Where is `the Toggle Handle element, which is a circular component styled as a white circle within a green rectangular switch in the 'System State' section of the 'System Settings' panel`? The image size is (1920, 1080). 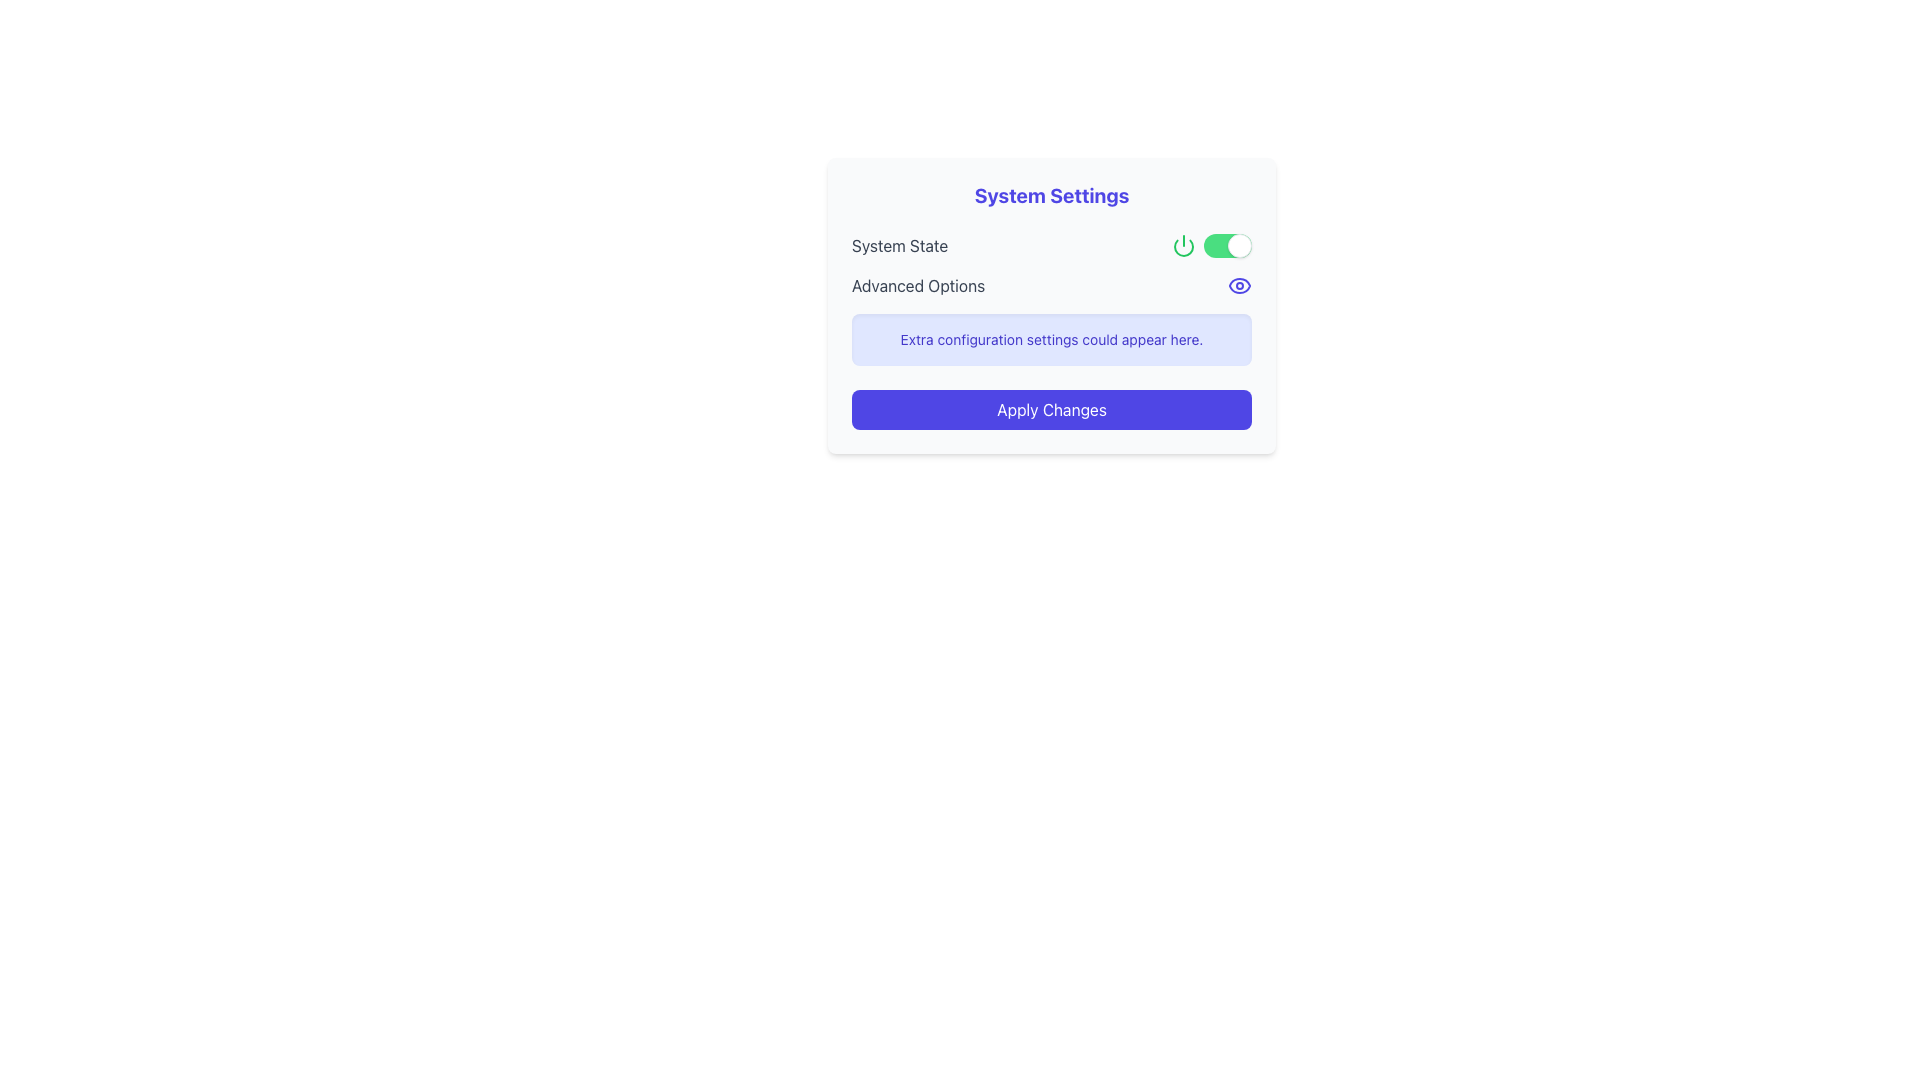
the Toggle Handle element, which is a circular component styled as a white circle within a green rectangular switch in the 'System State' section of the 'System Settings' panel is located at coordinates (1238, 245).